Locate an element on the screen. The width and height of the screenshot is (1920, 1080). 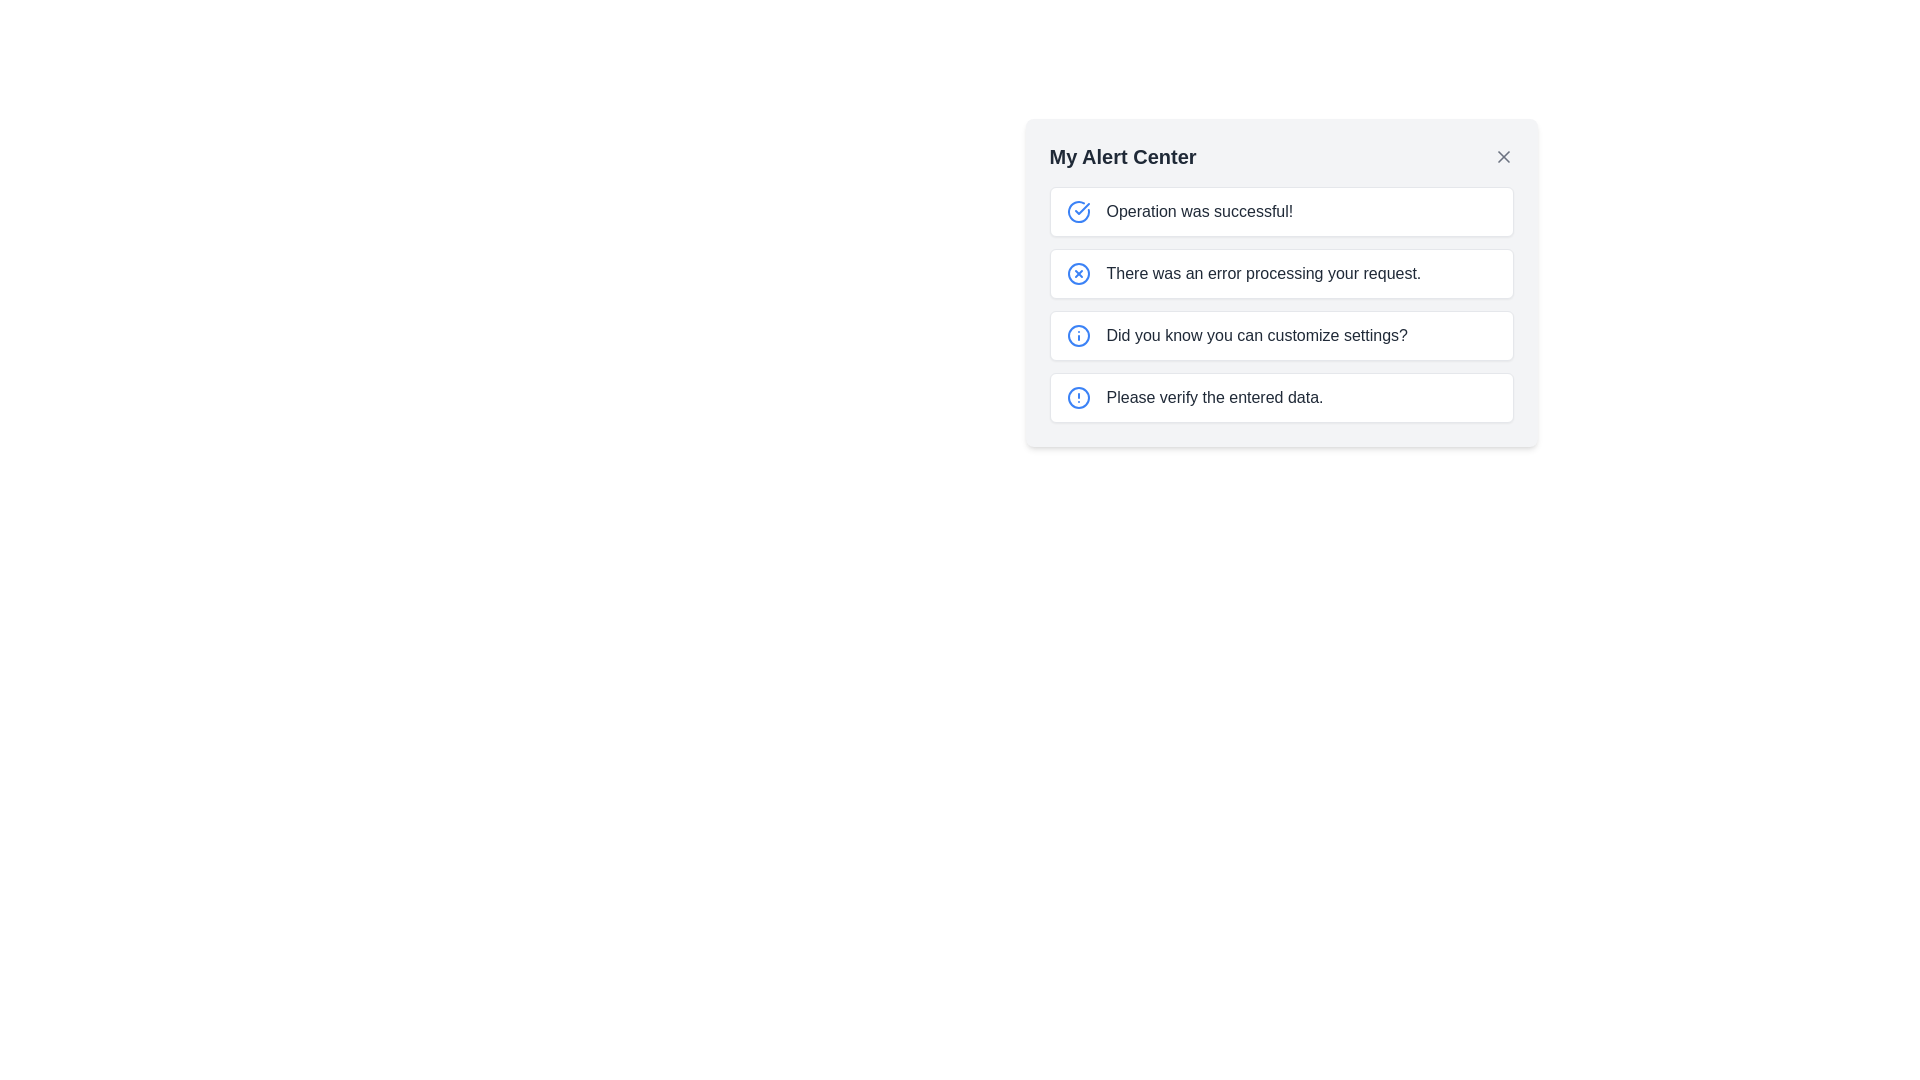
the icon on the second alert message stating 'There was an error processing your request.' is located at coordinates (1281, 282).